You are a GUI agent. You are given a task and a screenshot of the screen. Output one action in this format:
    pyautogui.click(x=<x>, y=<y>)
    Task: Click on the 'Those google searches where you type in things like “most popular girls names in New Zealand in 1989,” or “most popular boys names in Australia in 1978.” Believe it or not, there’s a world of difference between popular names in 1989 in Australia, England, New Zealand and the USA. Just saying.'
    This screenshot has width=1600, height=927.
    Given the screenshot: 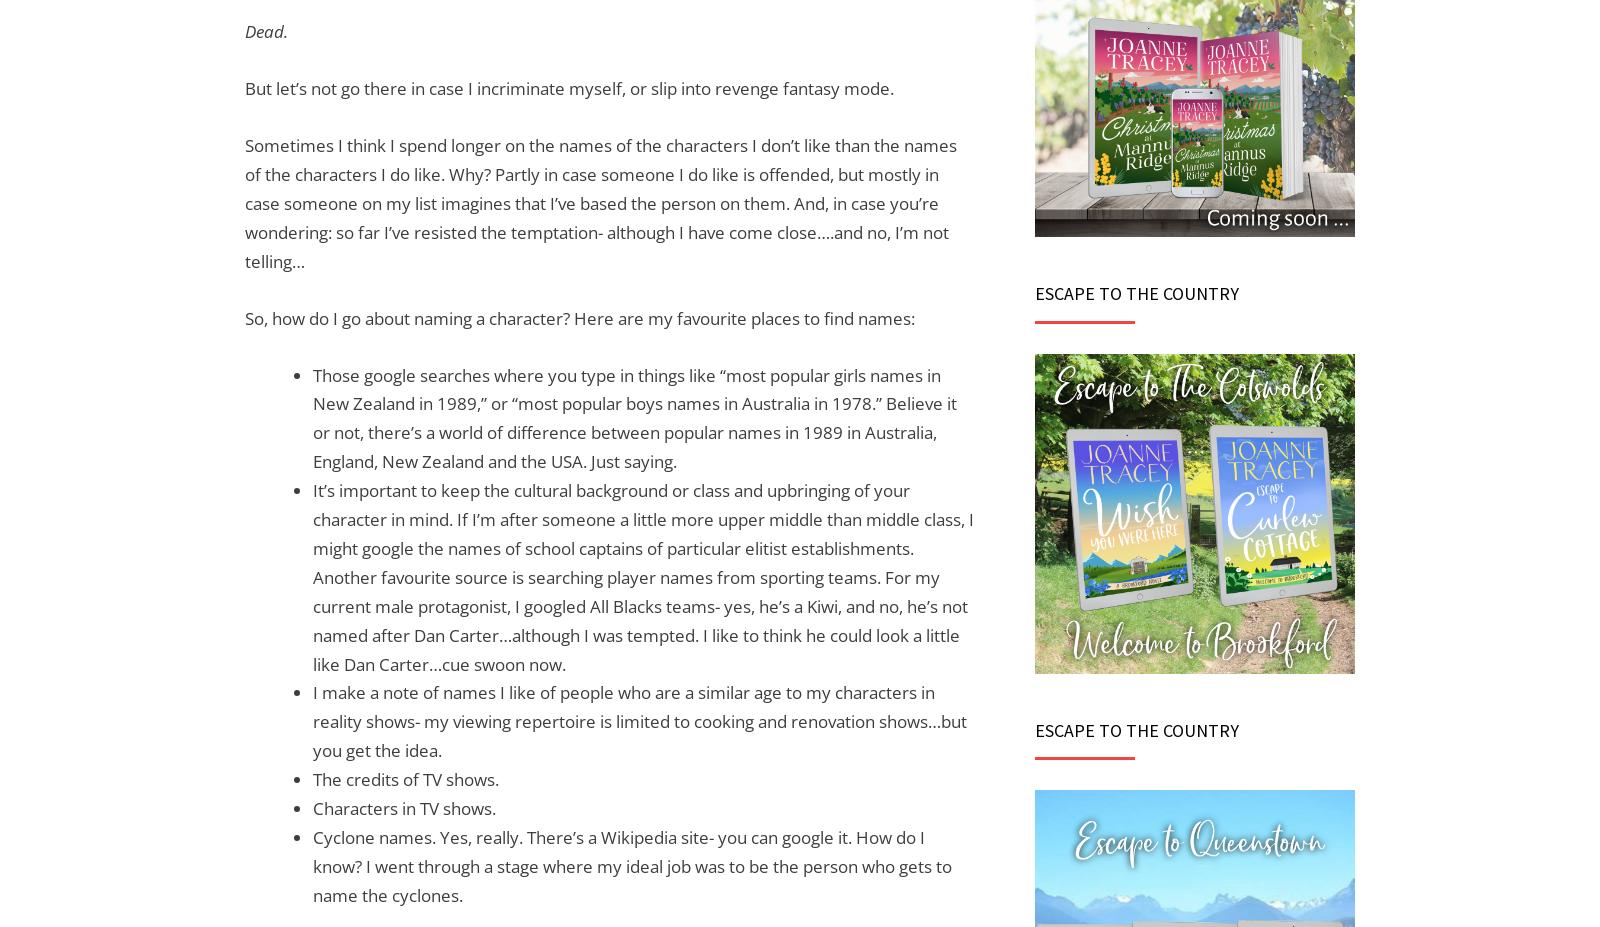 What is the action you would take?
    pyautogui.click(x=635, y=416)
    